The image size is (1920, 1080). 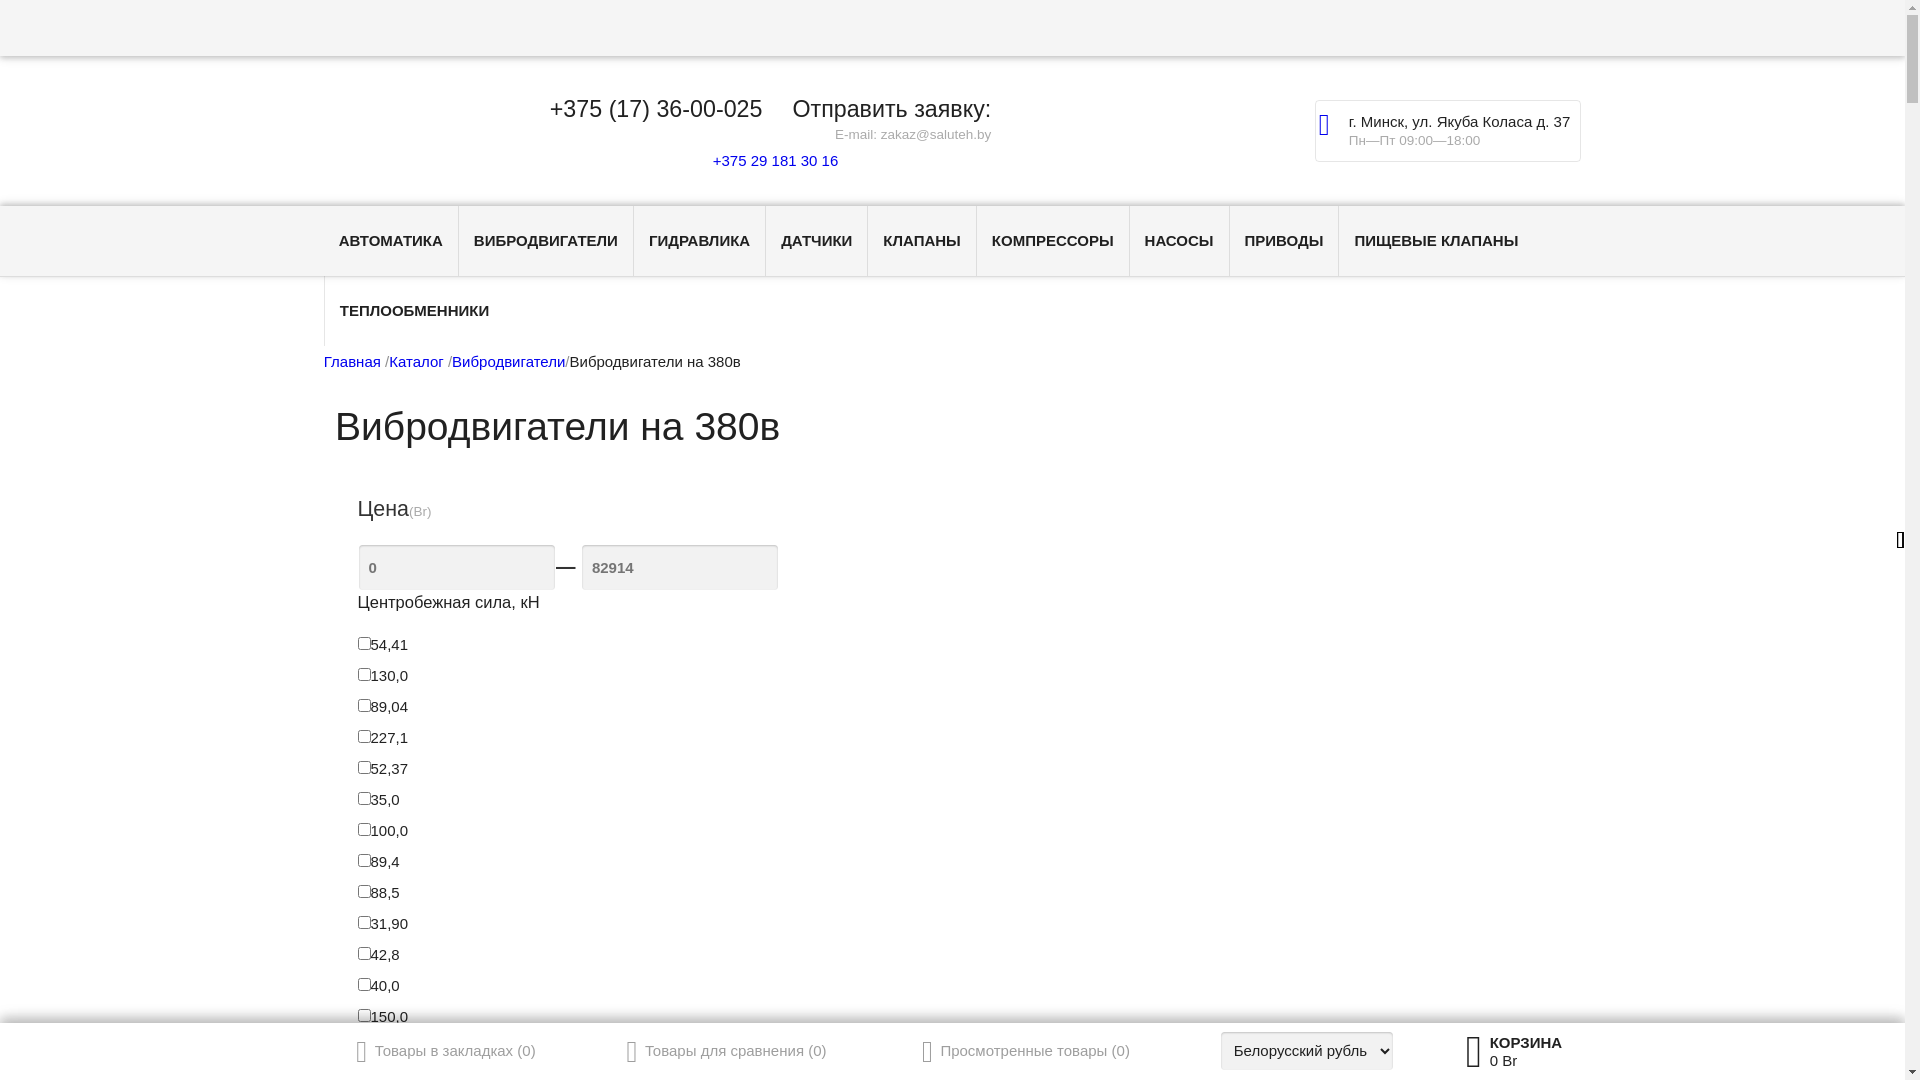 I want to click on '+375 29 181 30 16', so click(x=770, y=159).